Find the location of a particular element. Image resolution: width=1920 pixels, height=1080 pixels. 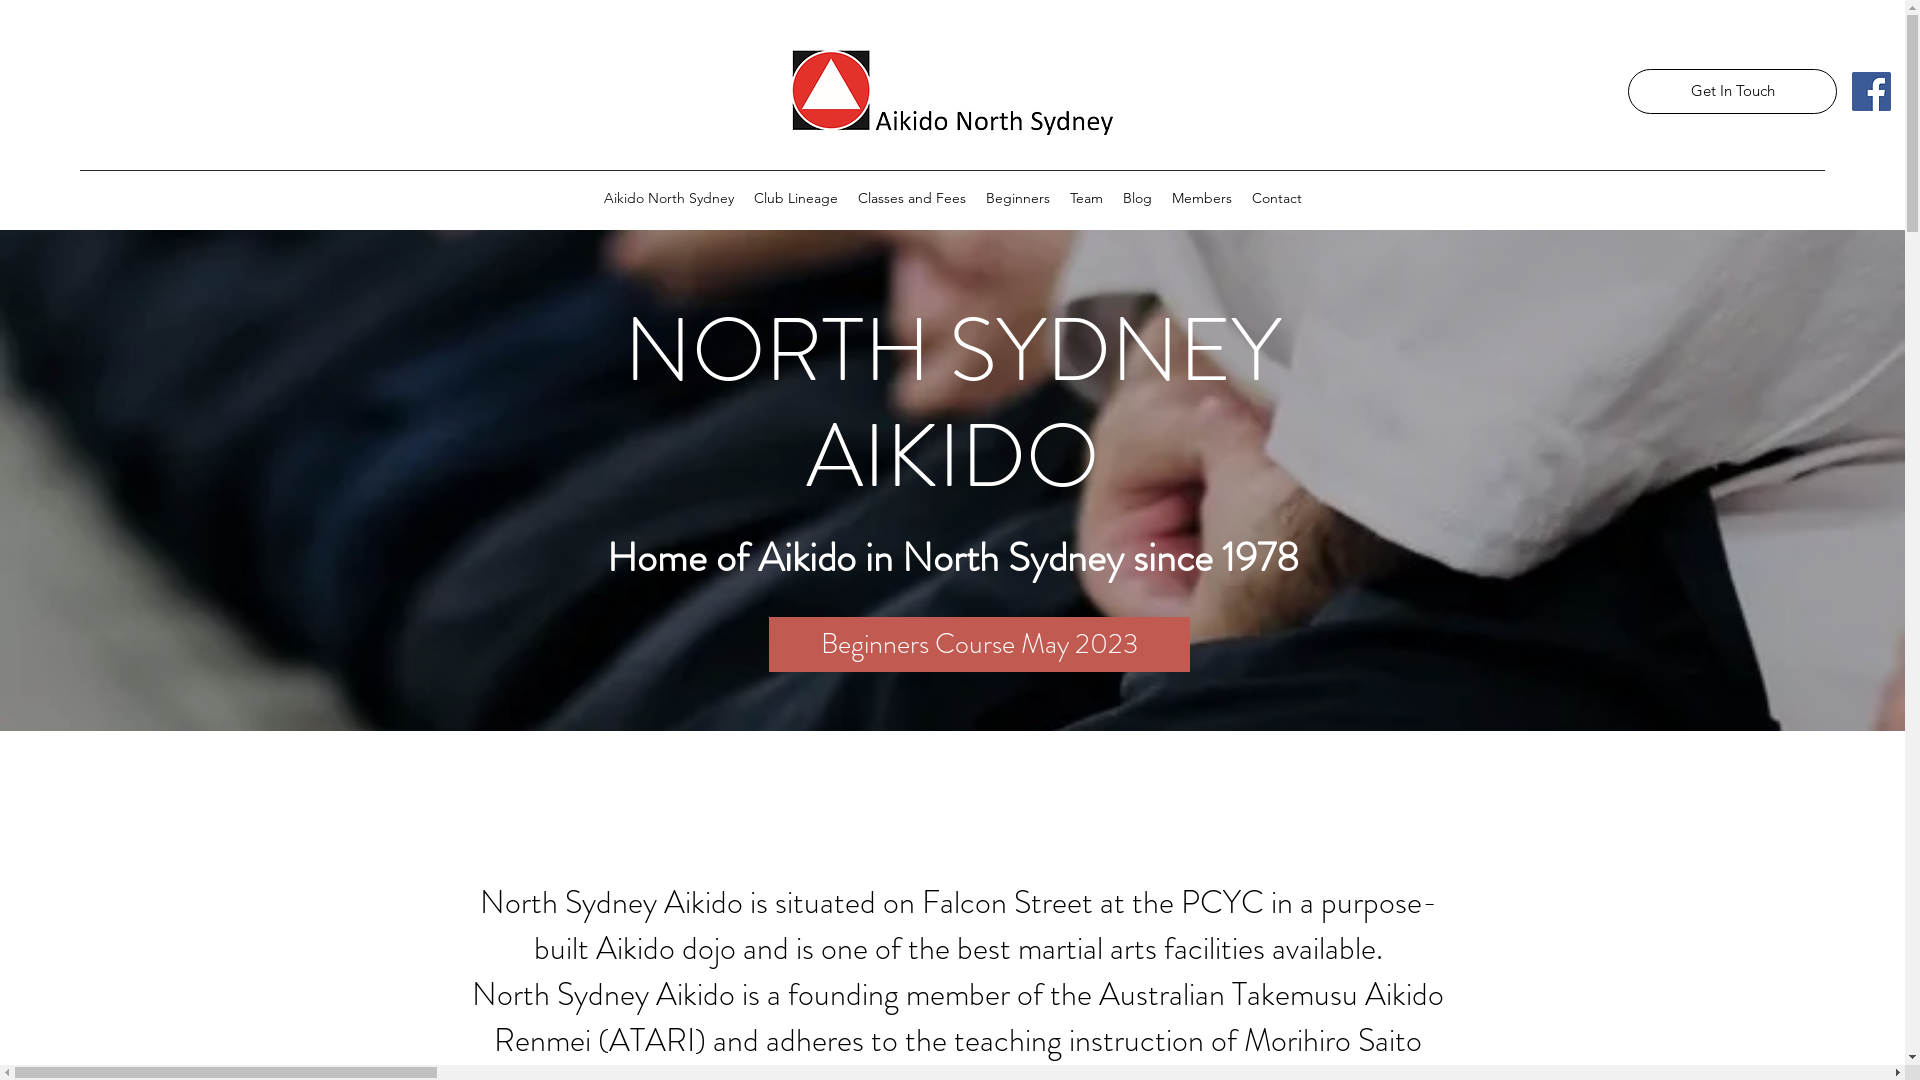

'Members' is located at coordinates (1200, 198).